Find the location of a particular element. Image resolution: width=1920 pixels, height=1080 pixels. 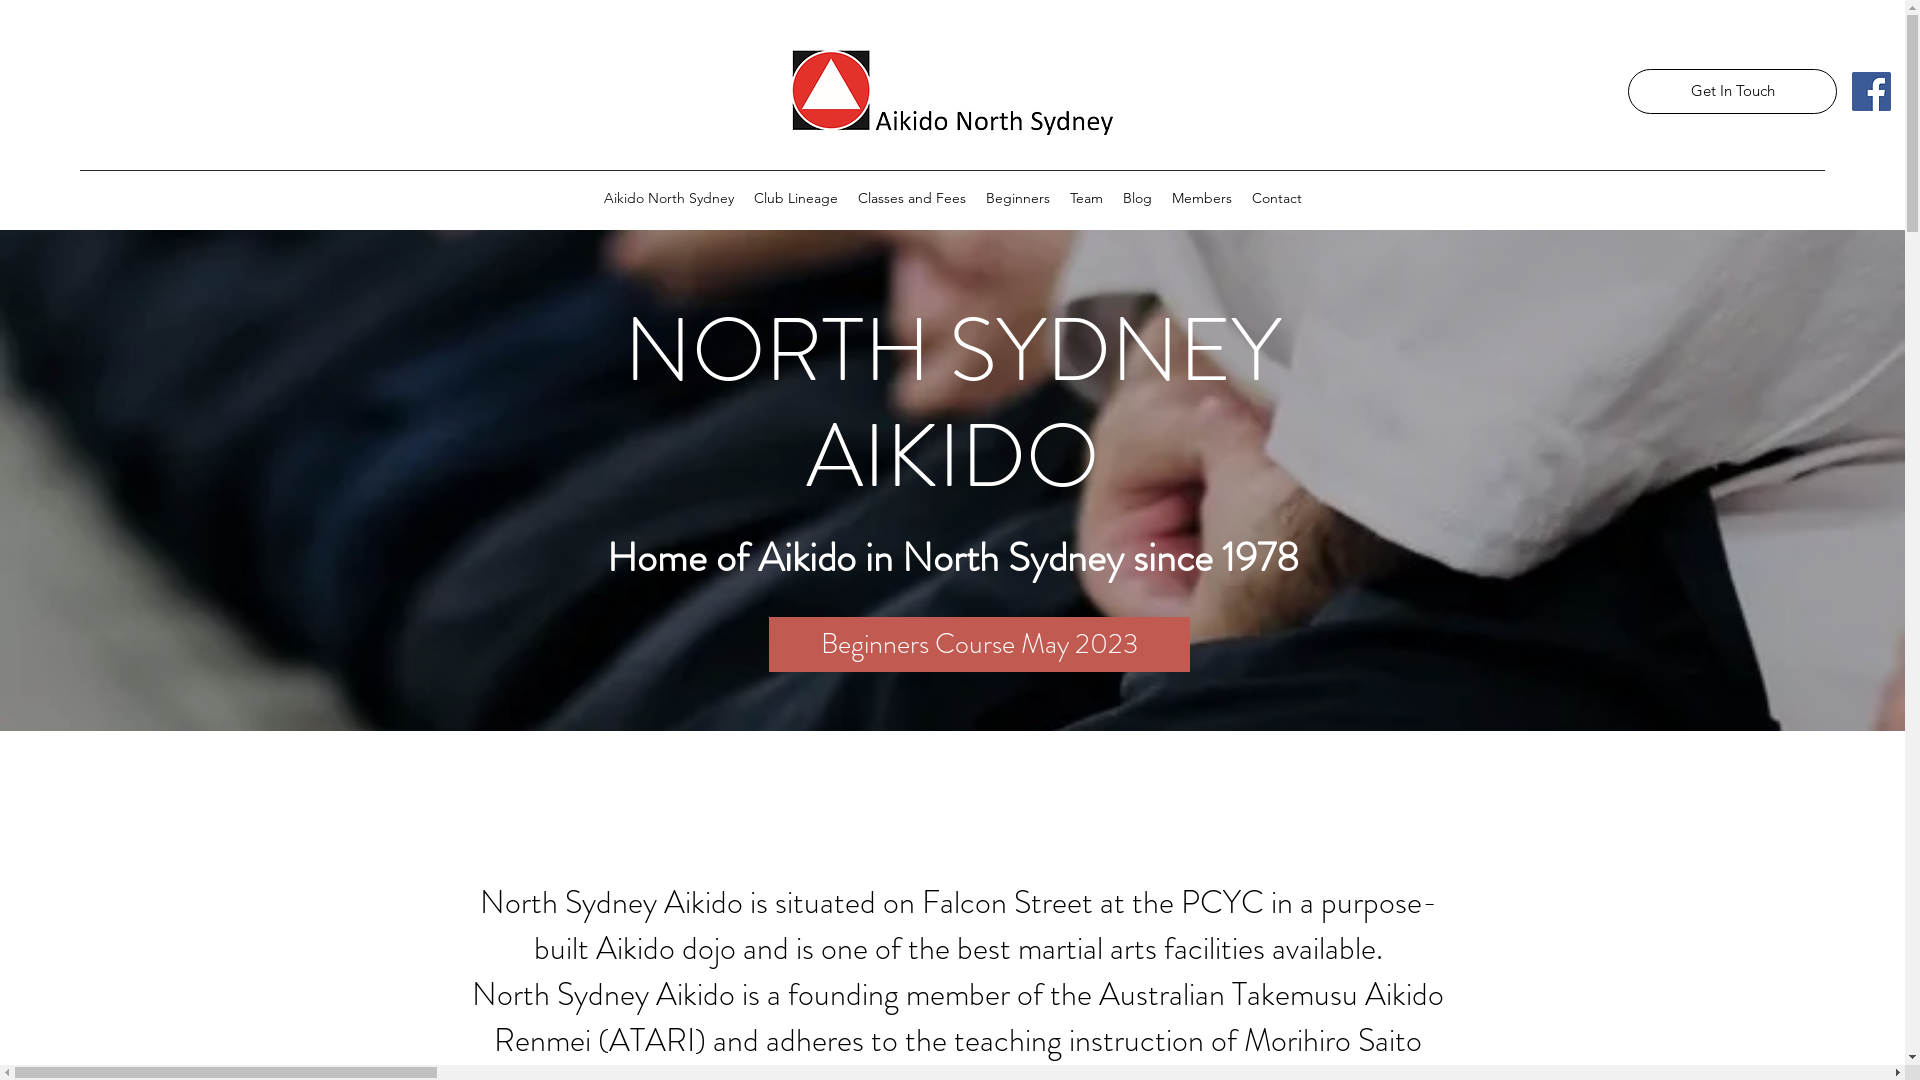

'Members' is located at coordinates (1200, 198).